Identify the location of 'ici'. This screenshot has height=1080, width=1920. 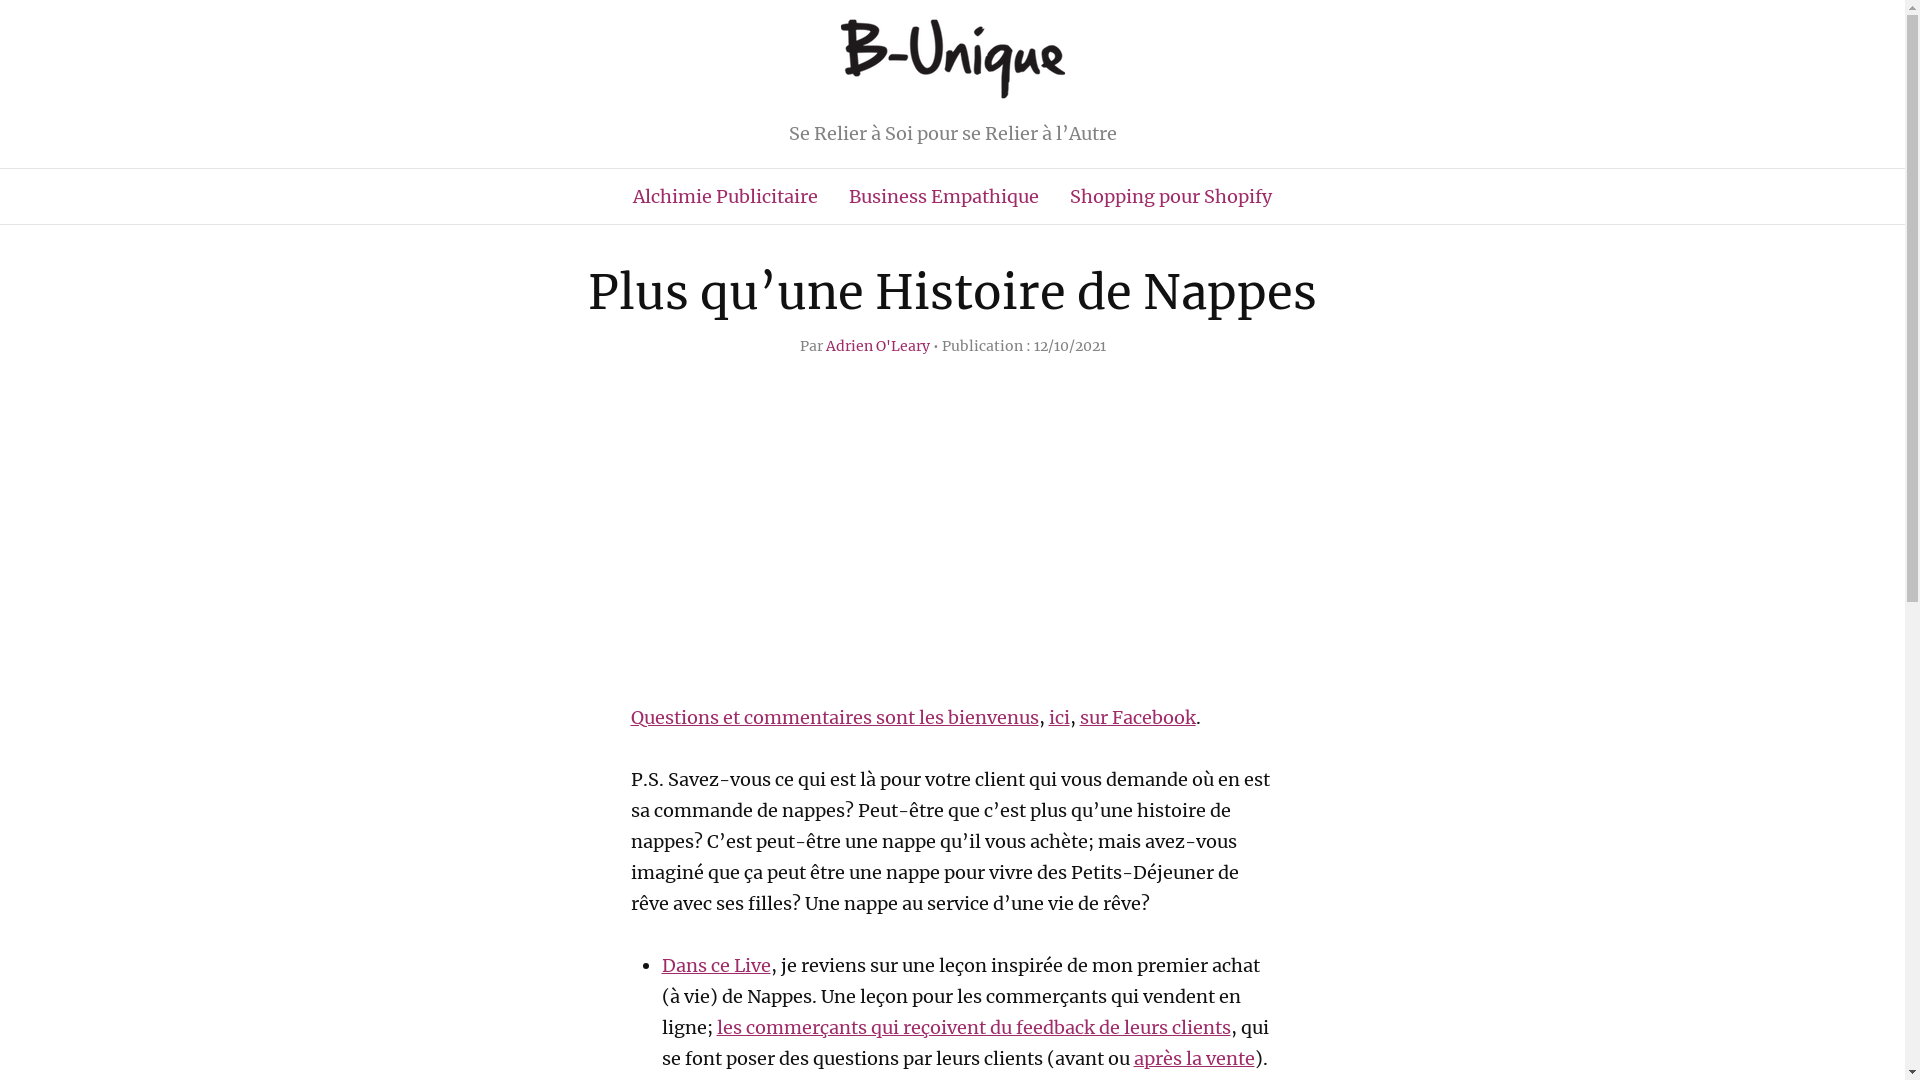
(1057, 716).